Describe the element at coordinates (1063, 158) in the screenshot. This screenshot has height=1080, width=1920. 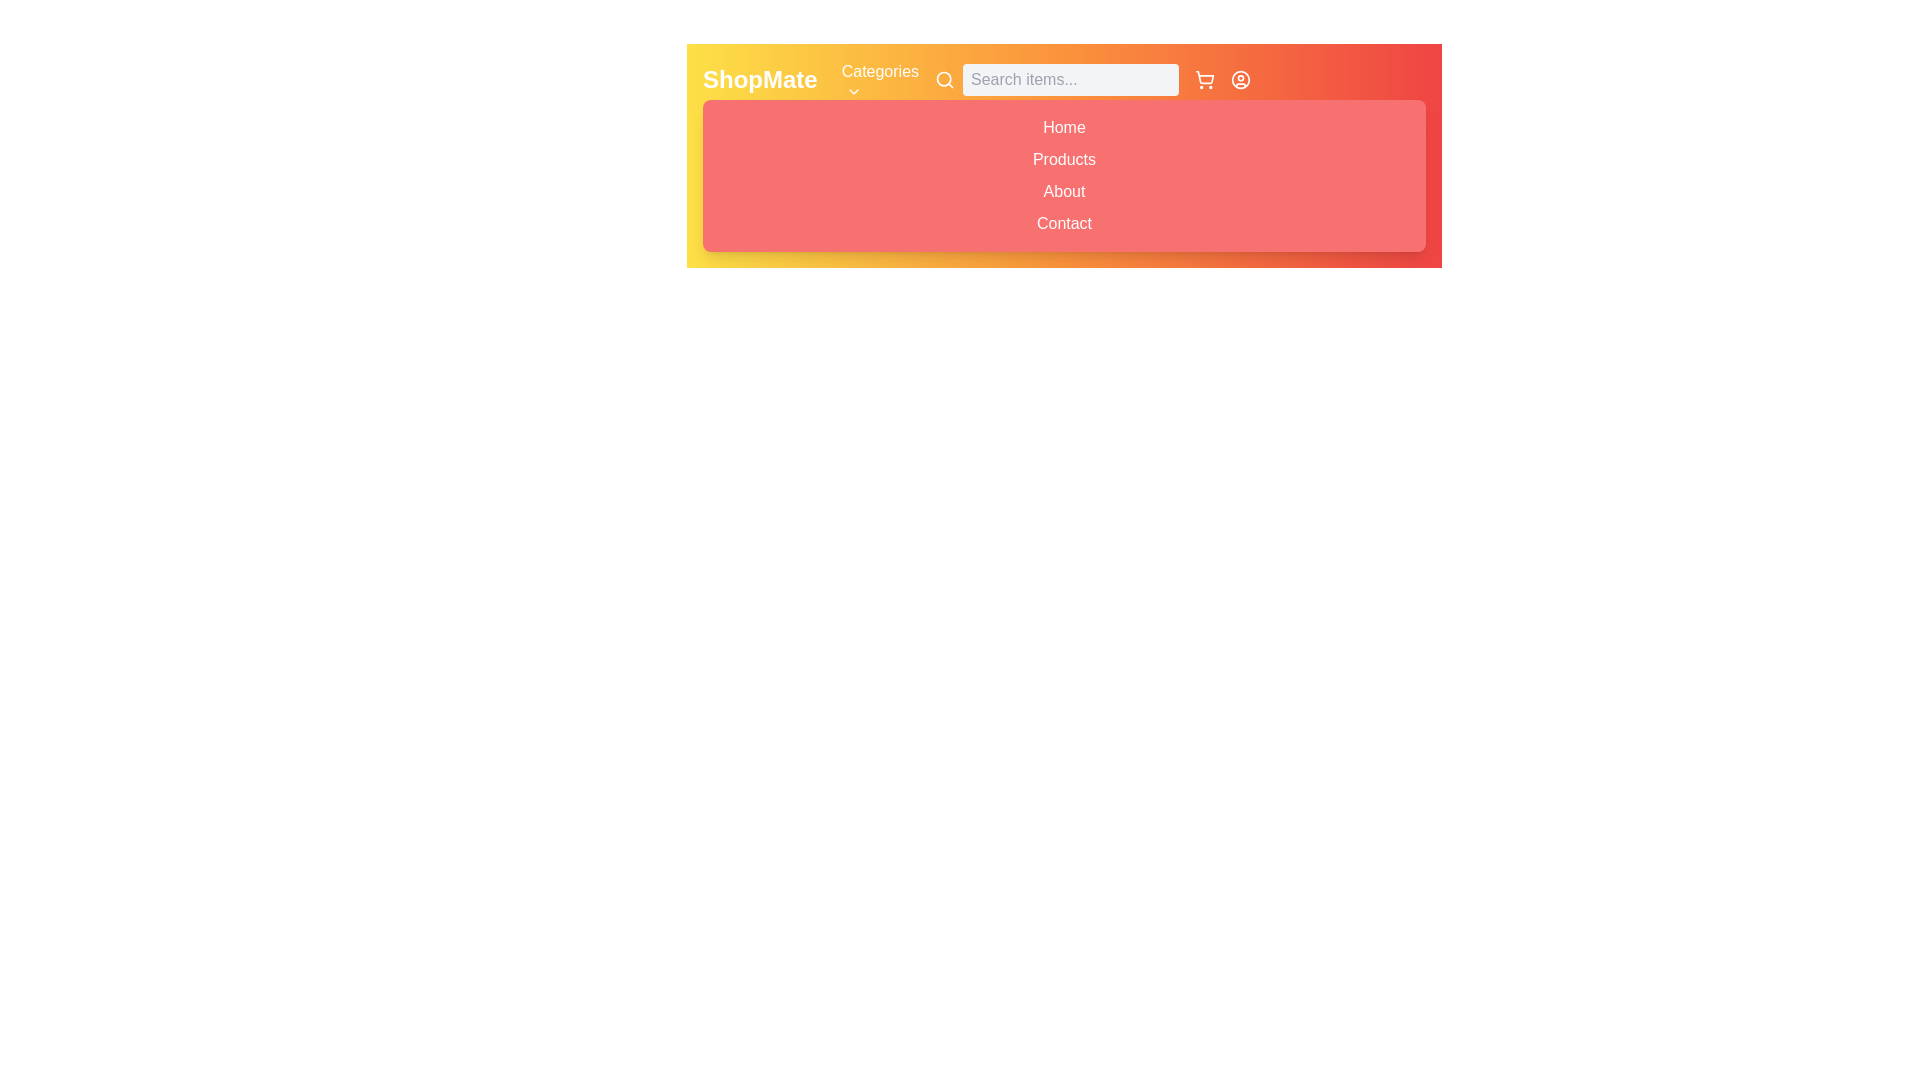
I see `the 'Products' hyperlink in the navigation menu to trigger the hover effect` at that location.